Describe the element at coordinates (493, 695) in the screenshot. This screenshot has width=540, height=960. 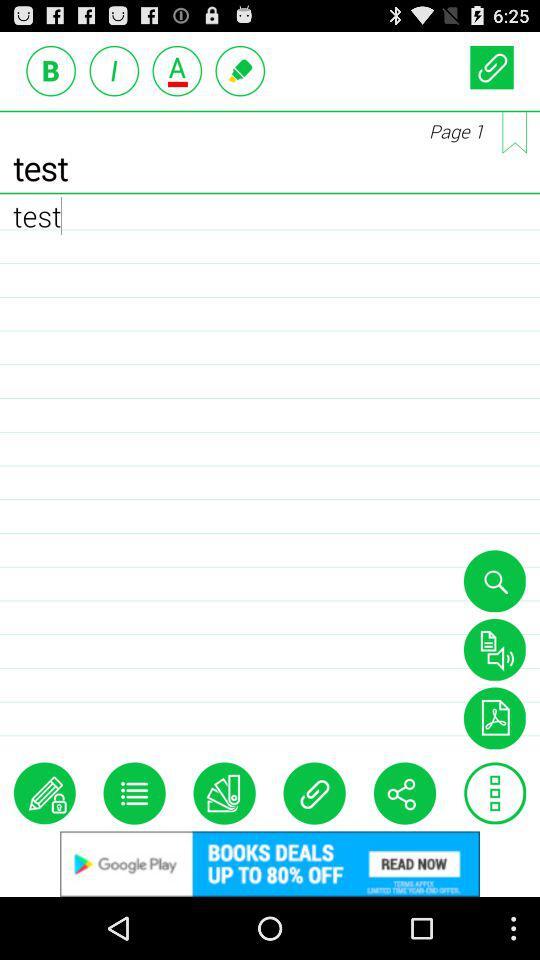
I see `the description icon` at that location.